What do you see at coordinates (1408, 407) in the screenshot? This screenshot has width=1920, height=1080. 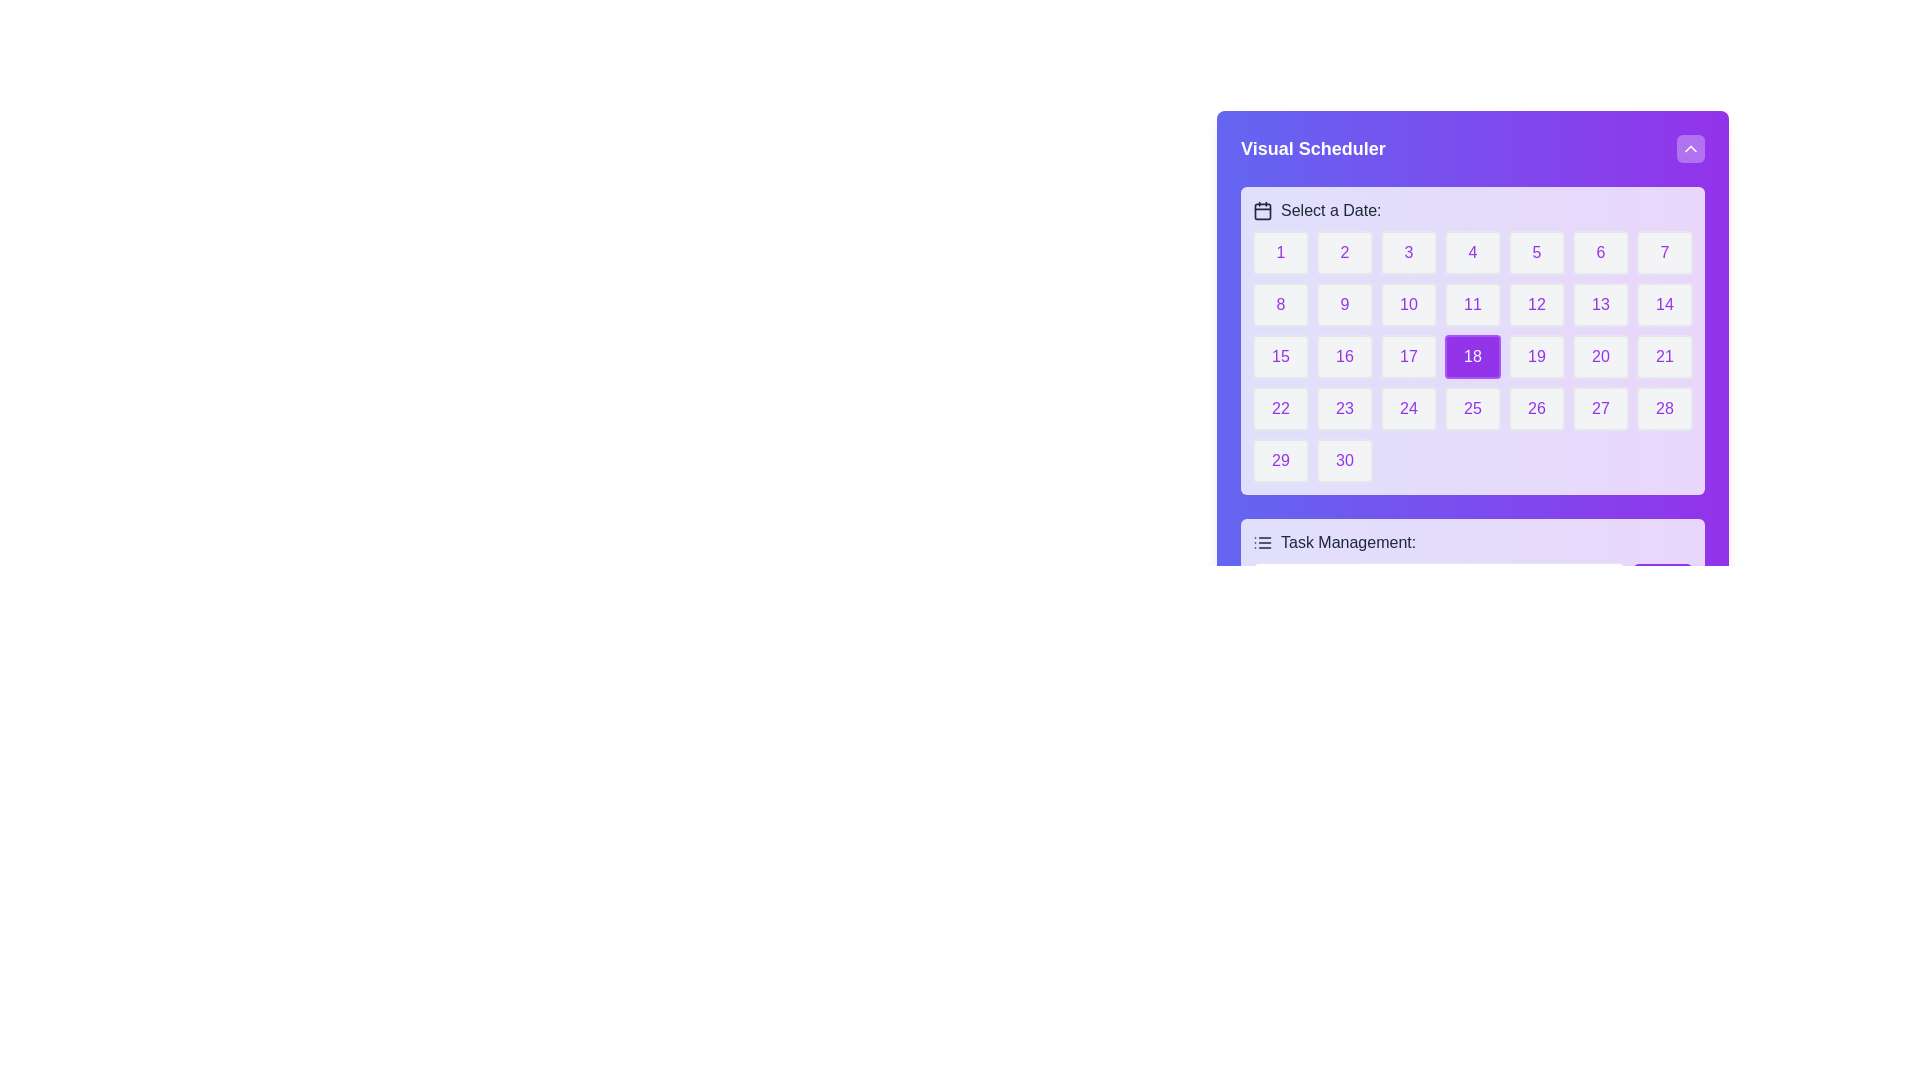 I see `the button for the 24th day in the calendar interface` at bounding box center [1408, 407].